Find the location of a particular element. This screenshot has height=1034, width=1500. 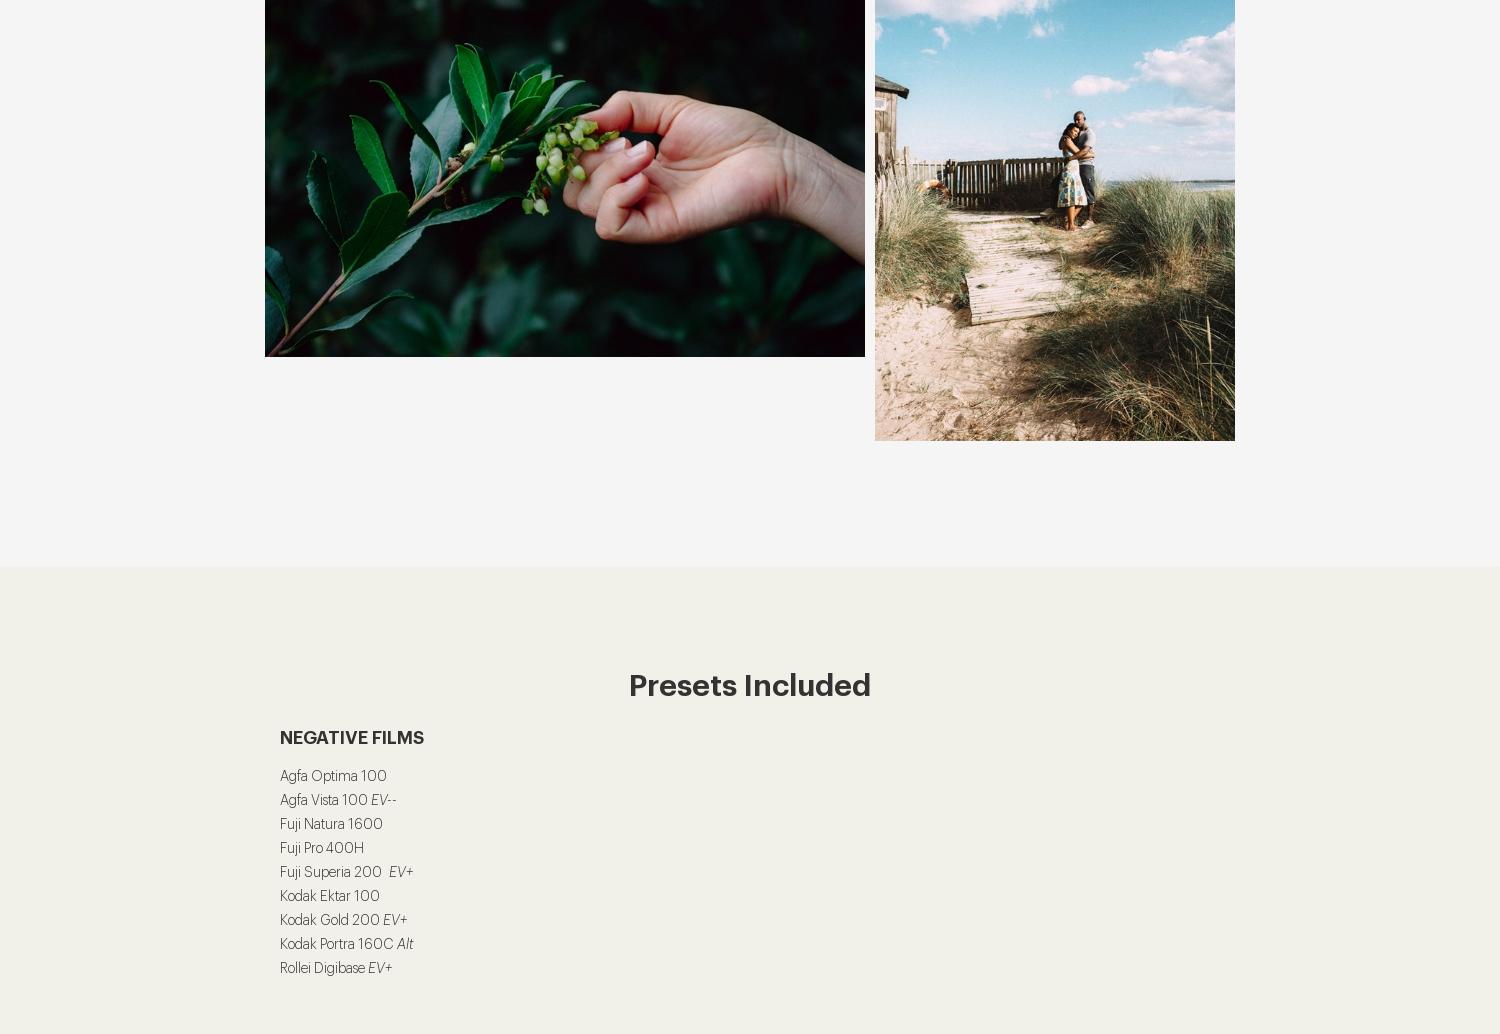

'Presets Included' is located at coordinates (750, 685).